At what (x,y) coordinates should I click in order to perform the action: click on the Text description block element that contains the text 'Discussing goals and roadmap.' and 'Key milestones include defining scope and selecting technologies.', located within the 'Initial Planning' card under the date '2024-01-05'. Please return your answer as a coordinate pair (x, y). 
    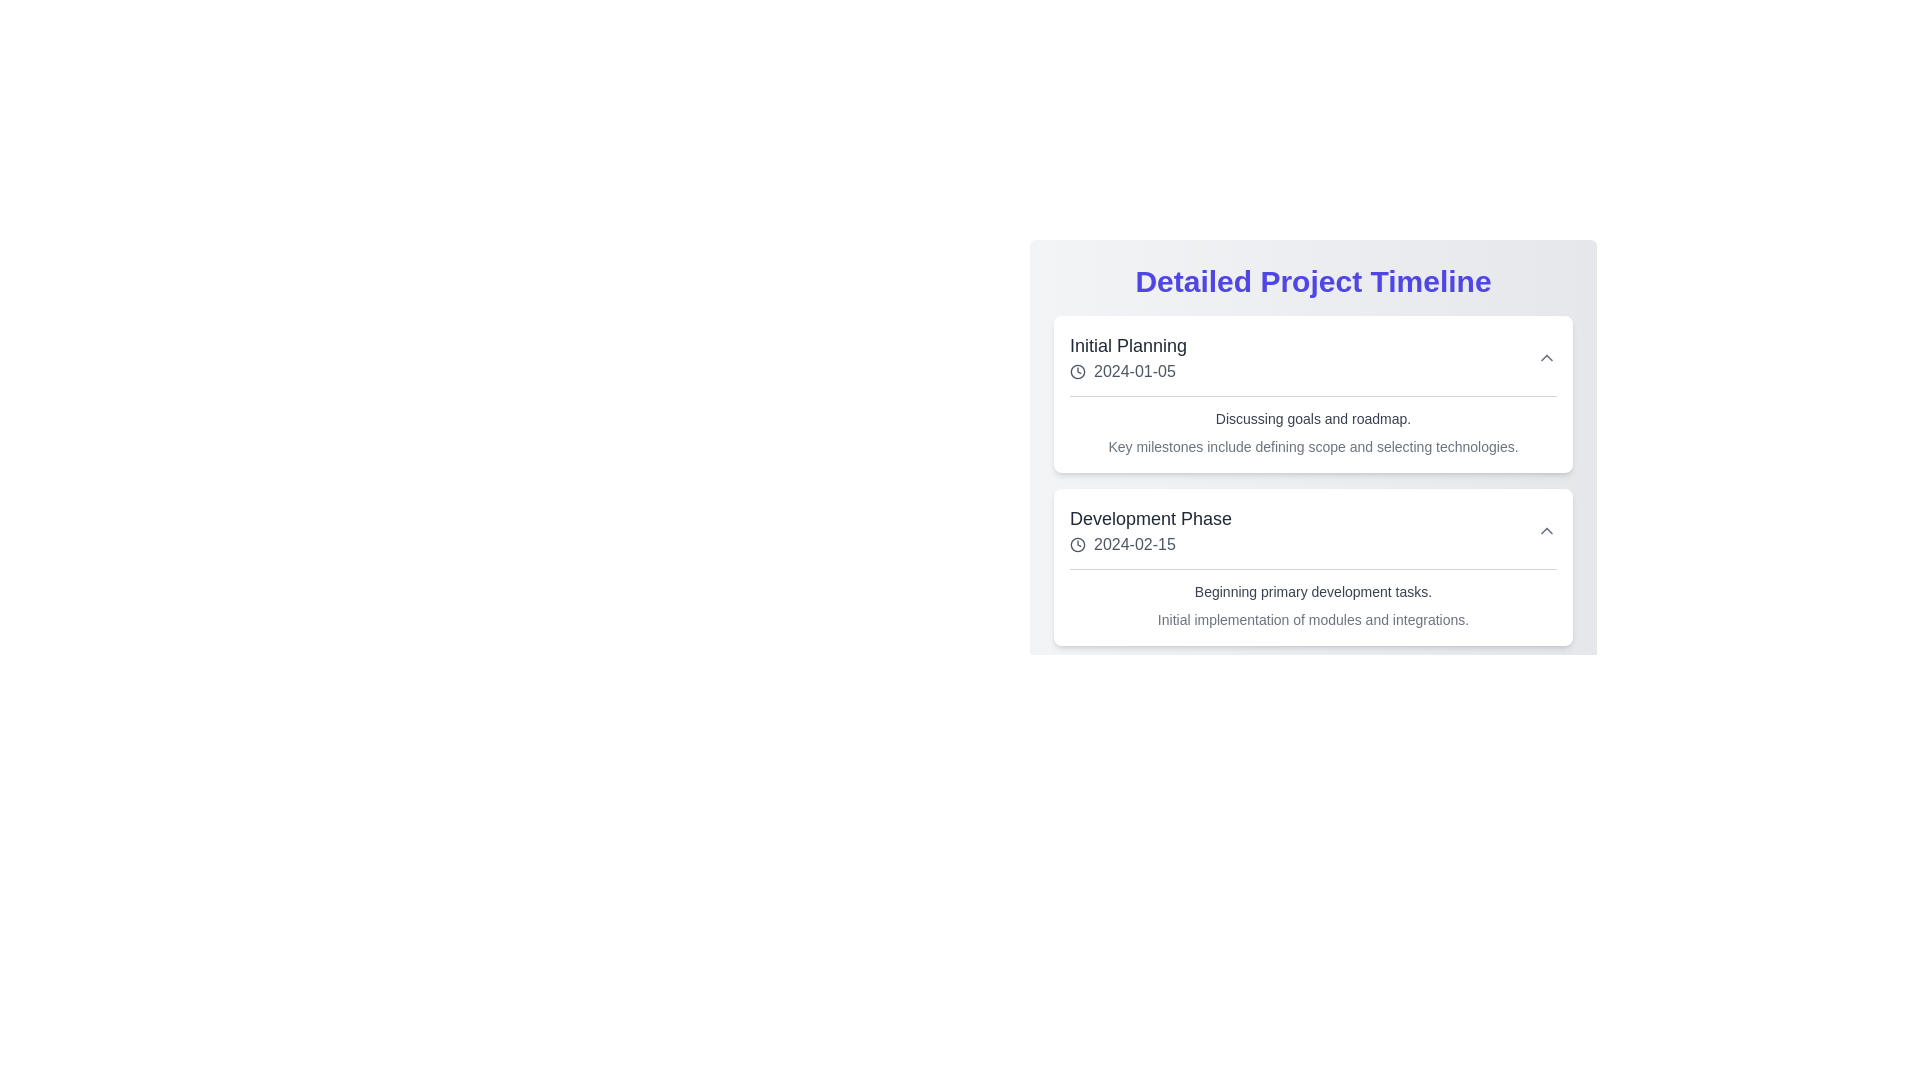
    Looking at the image, I should click on (1313, 425).